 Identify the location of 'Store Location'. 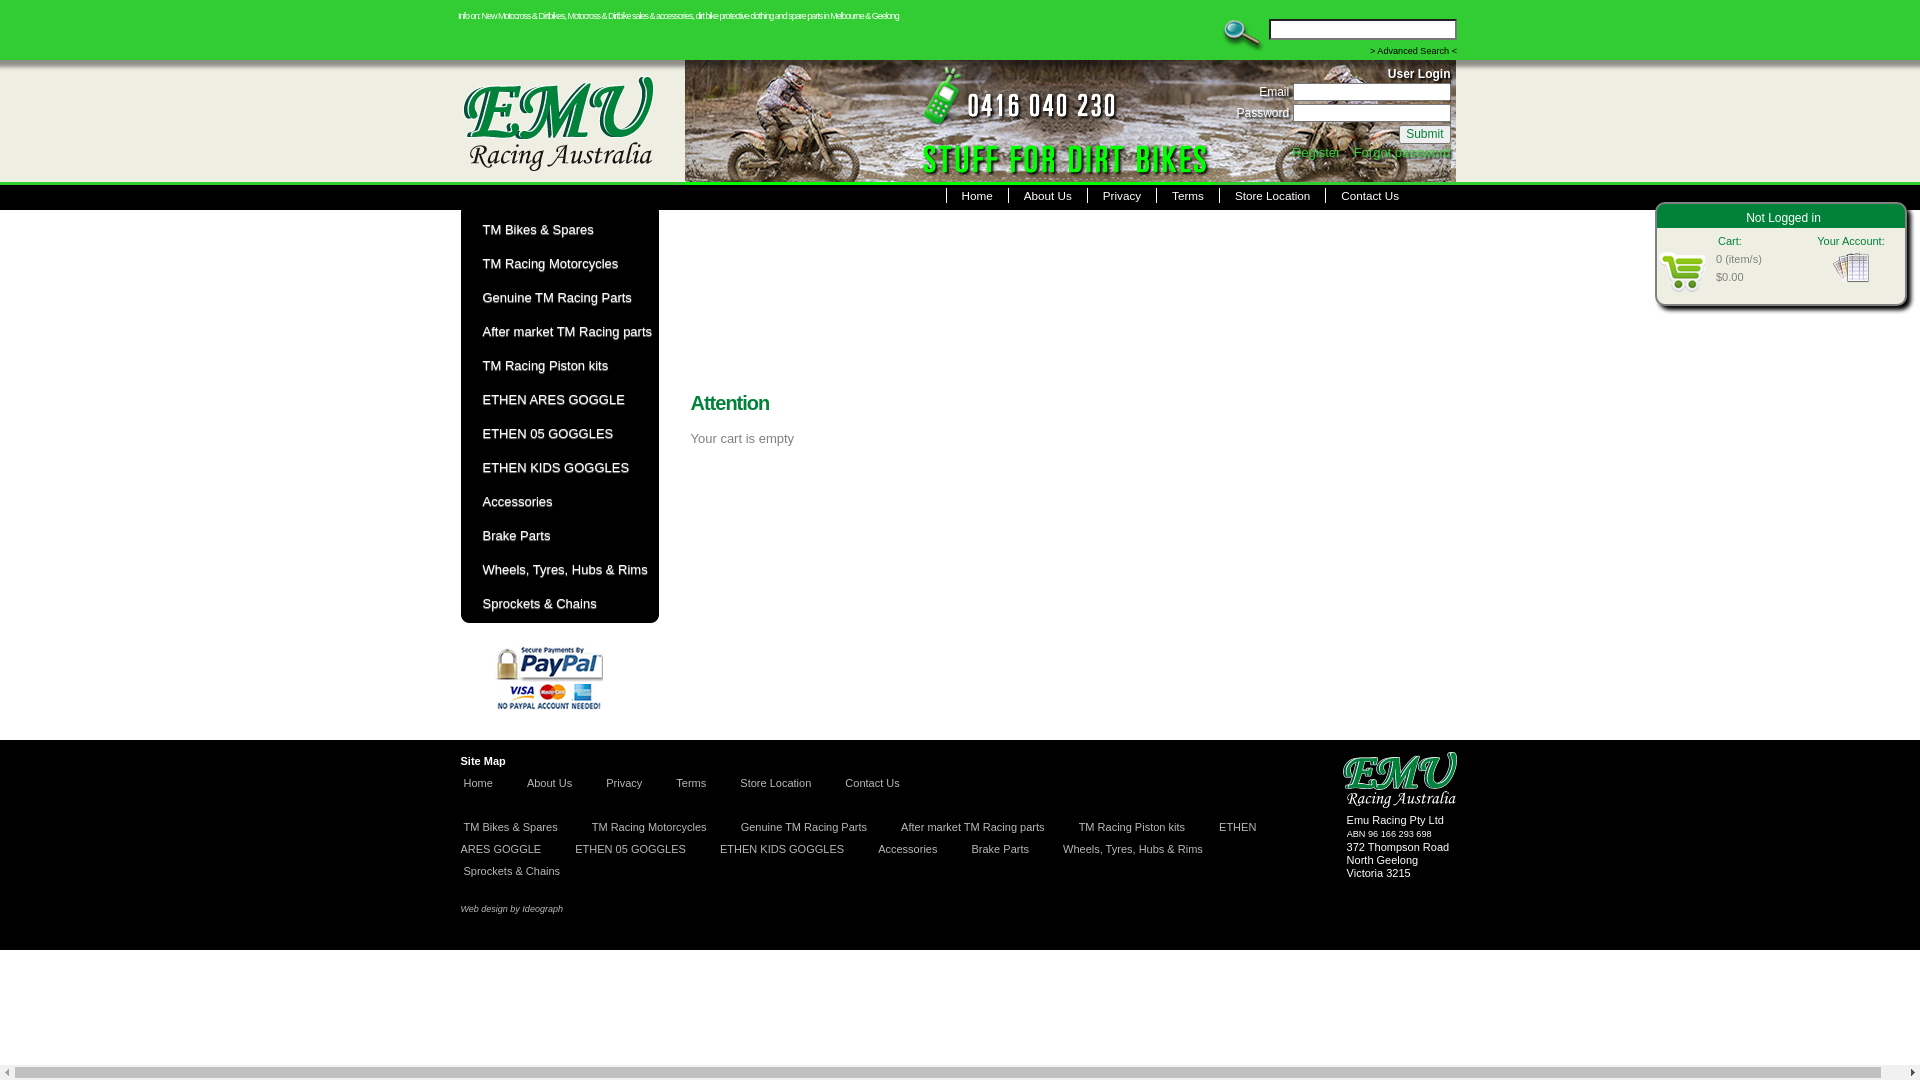
(1218, 195).